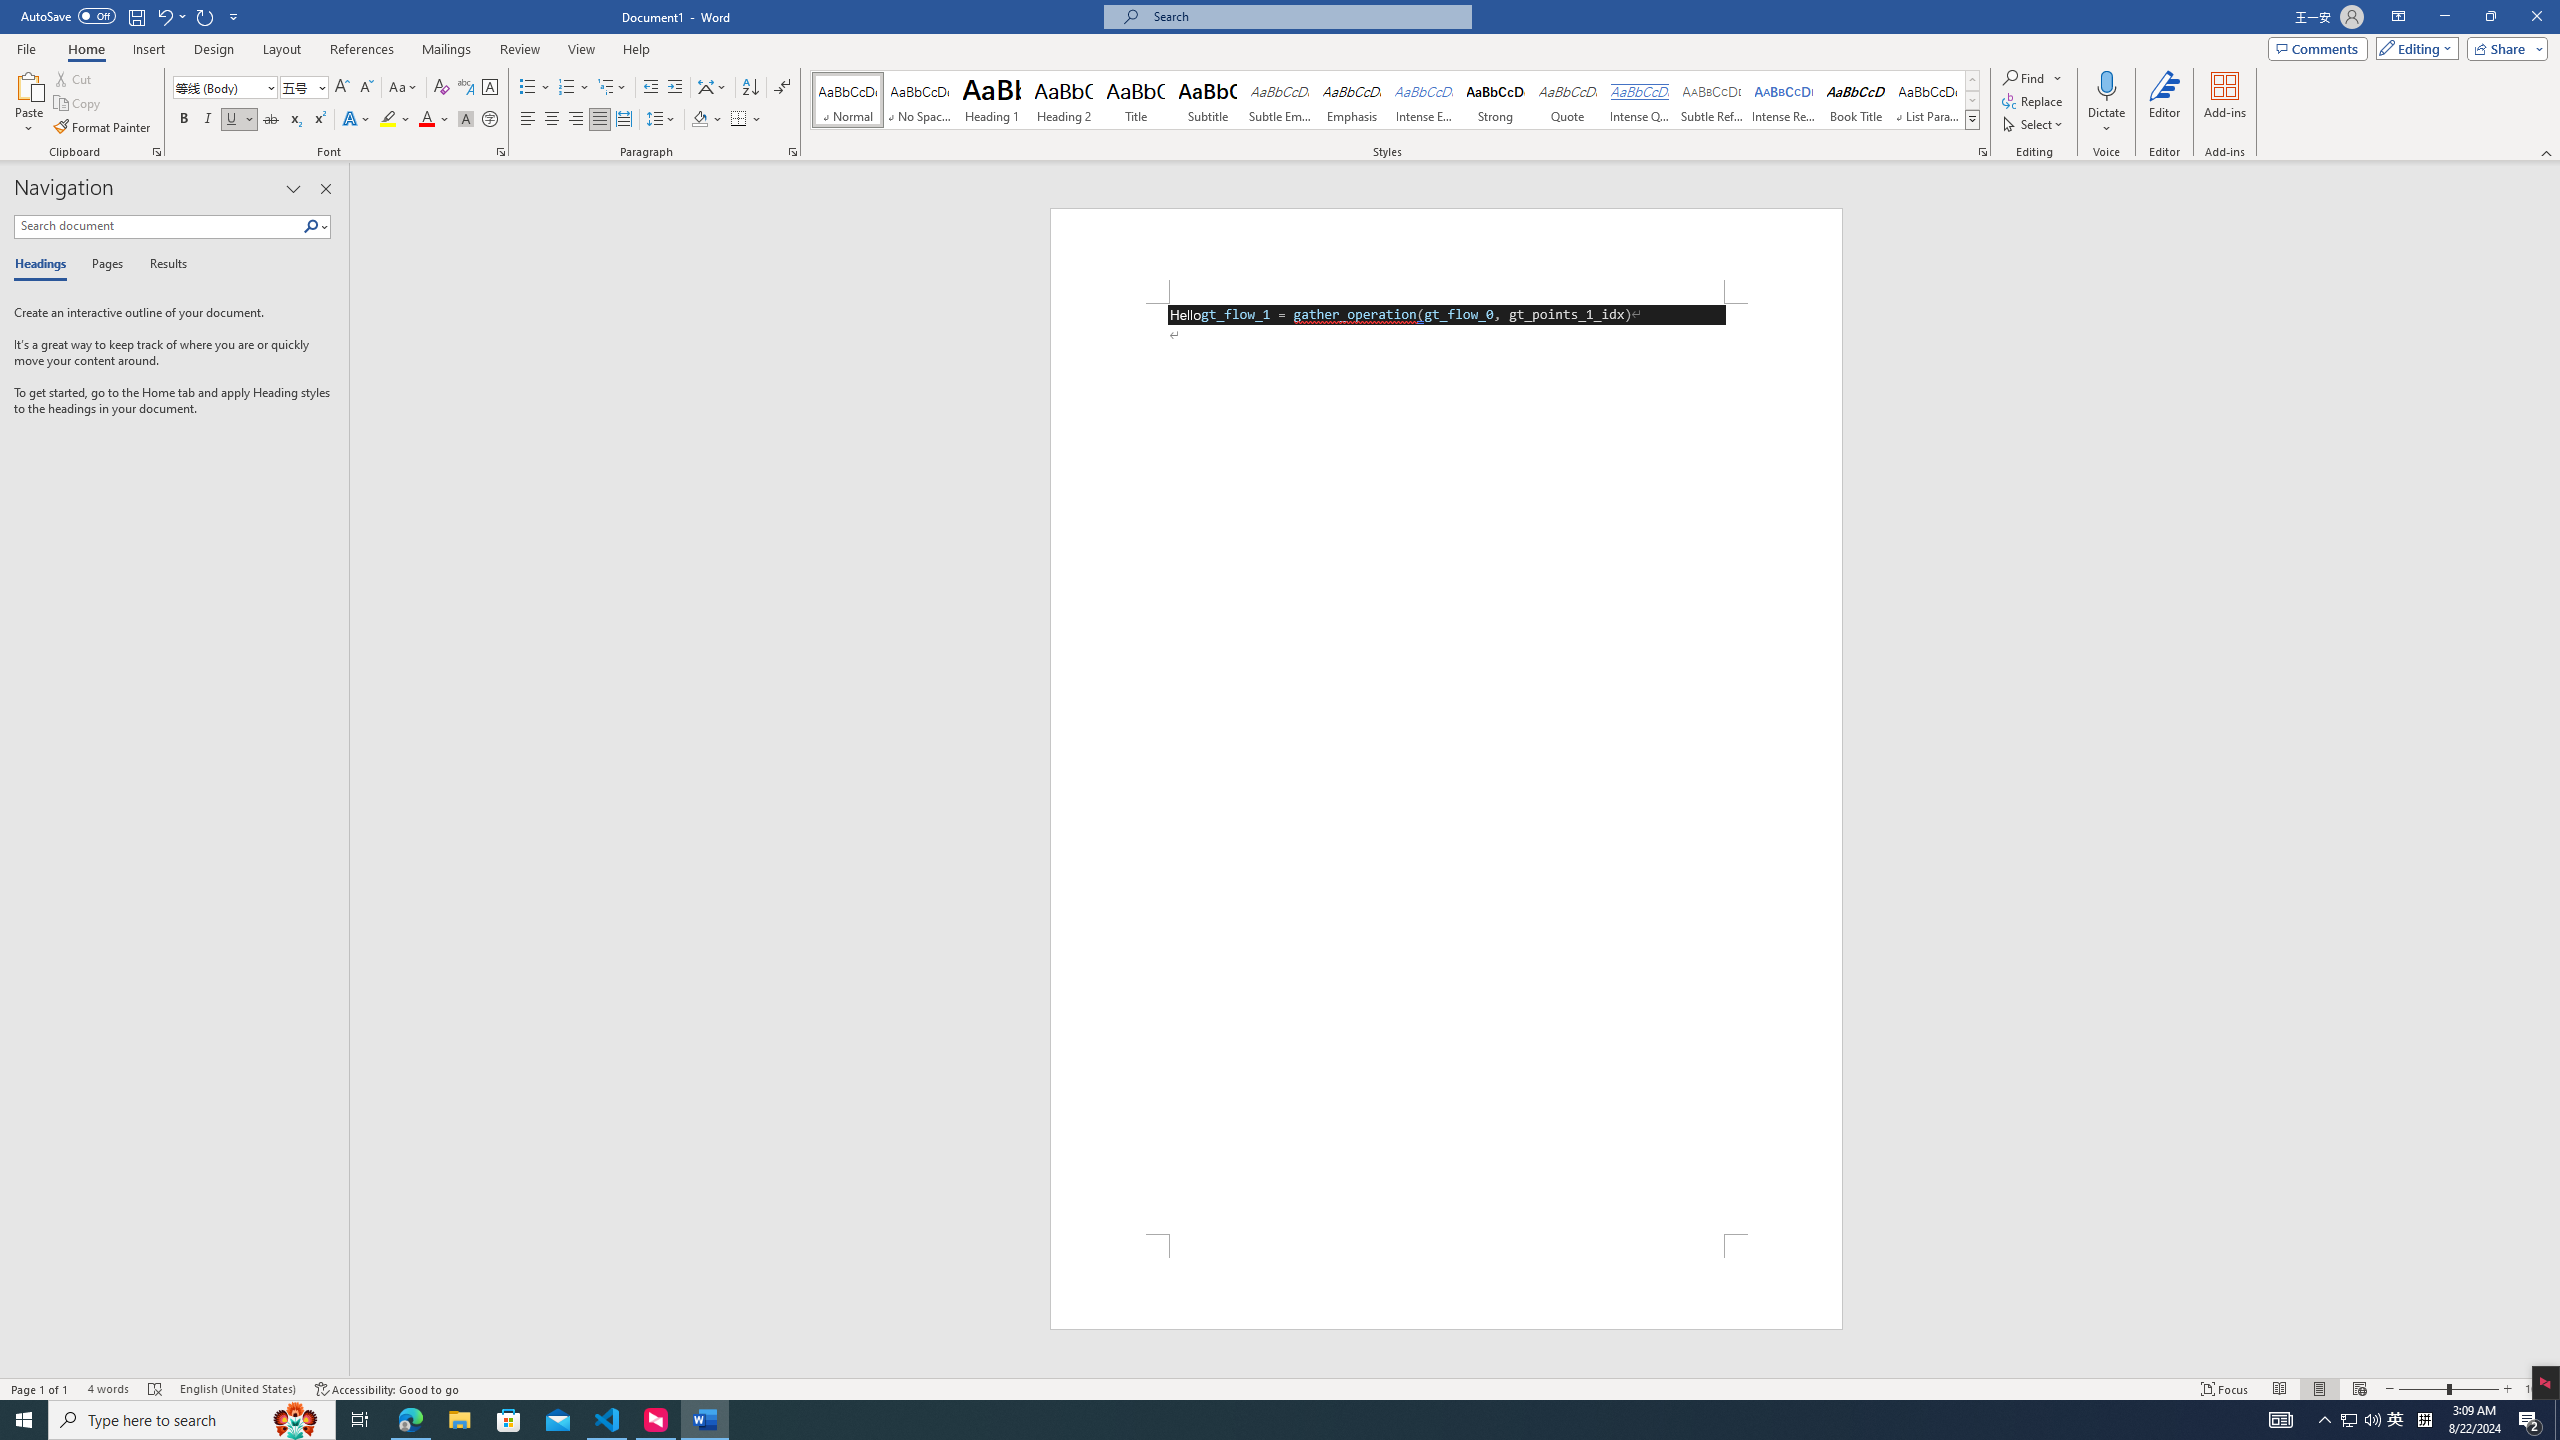 This screenshot has height=1440, width=2560. Describe the element at coordinates (1568, 99) in the screenshot. I see `'Quote'` at that location.